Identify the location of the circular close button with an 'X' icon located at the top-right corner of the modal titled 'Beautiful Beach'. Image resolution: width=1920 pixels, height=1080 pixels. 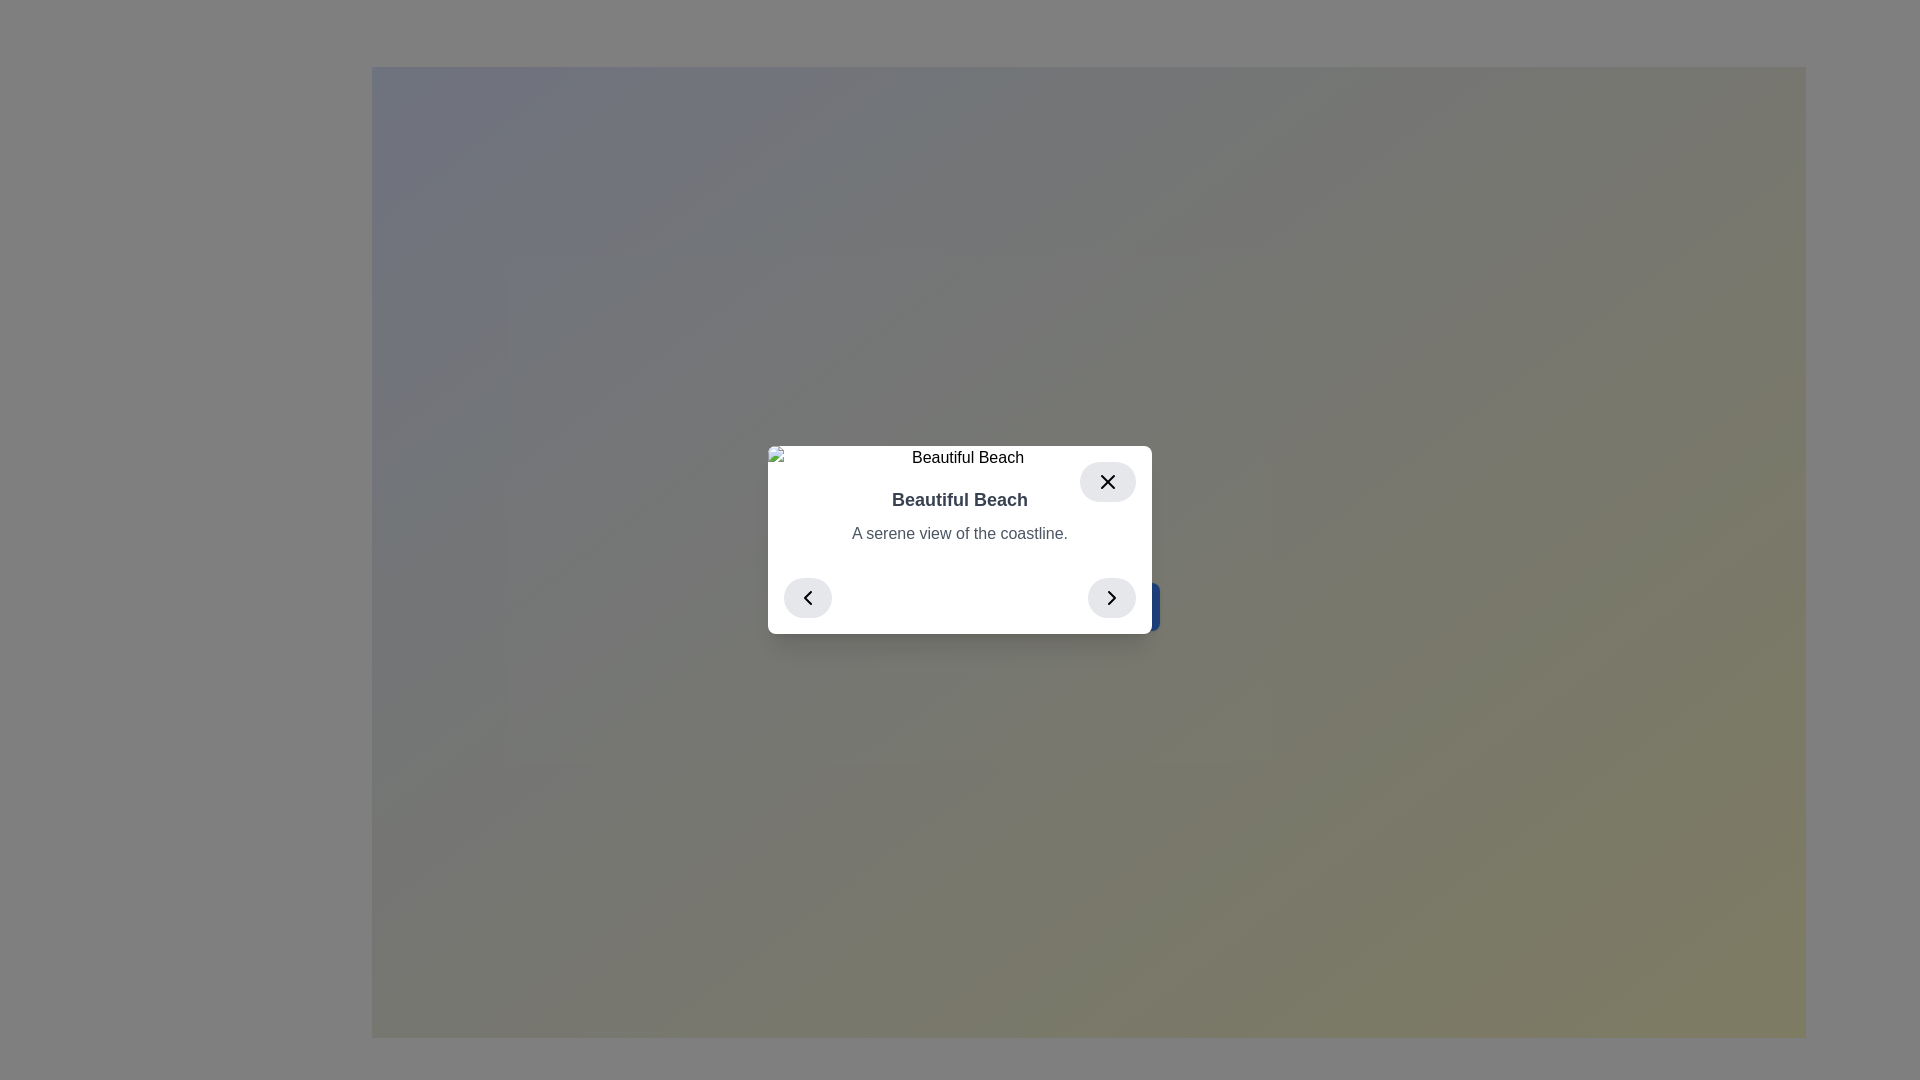
(1107, 482).